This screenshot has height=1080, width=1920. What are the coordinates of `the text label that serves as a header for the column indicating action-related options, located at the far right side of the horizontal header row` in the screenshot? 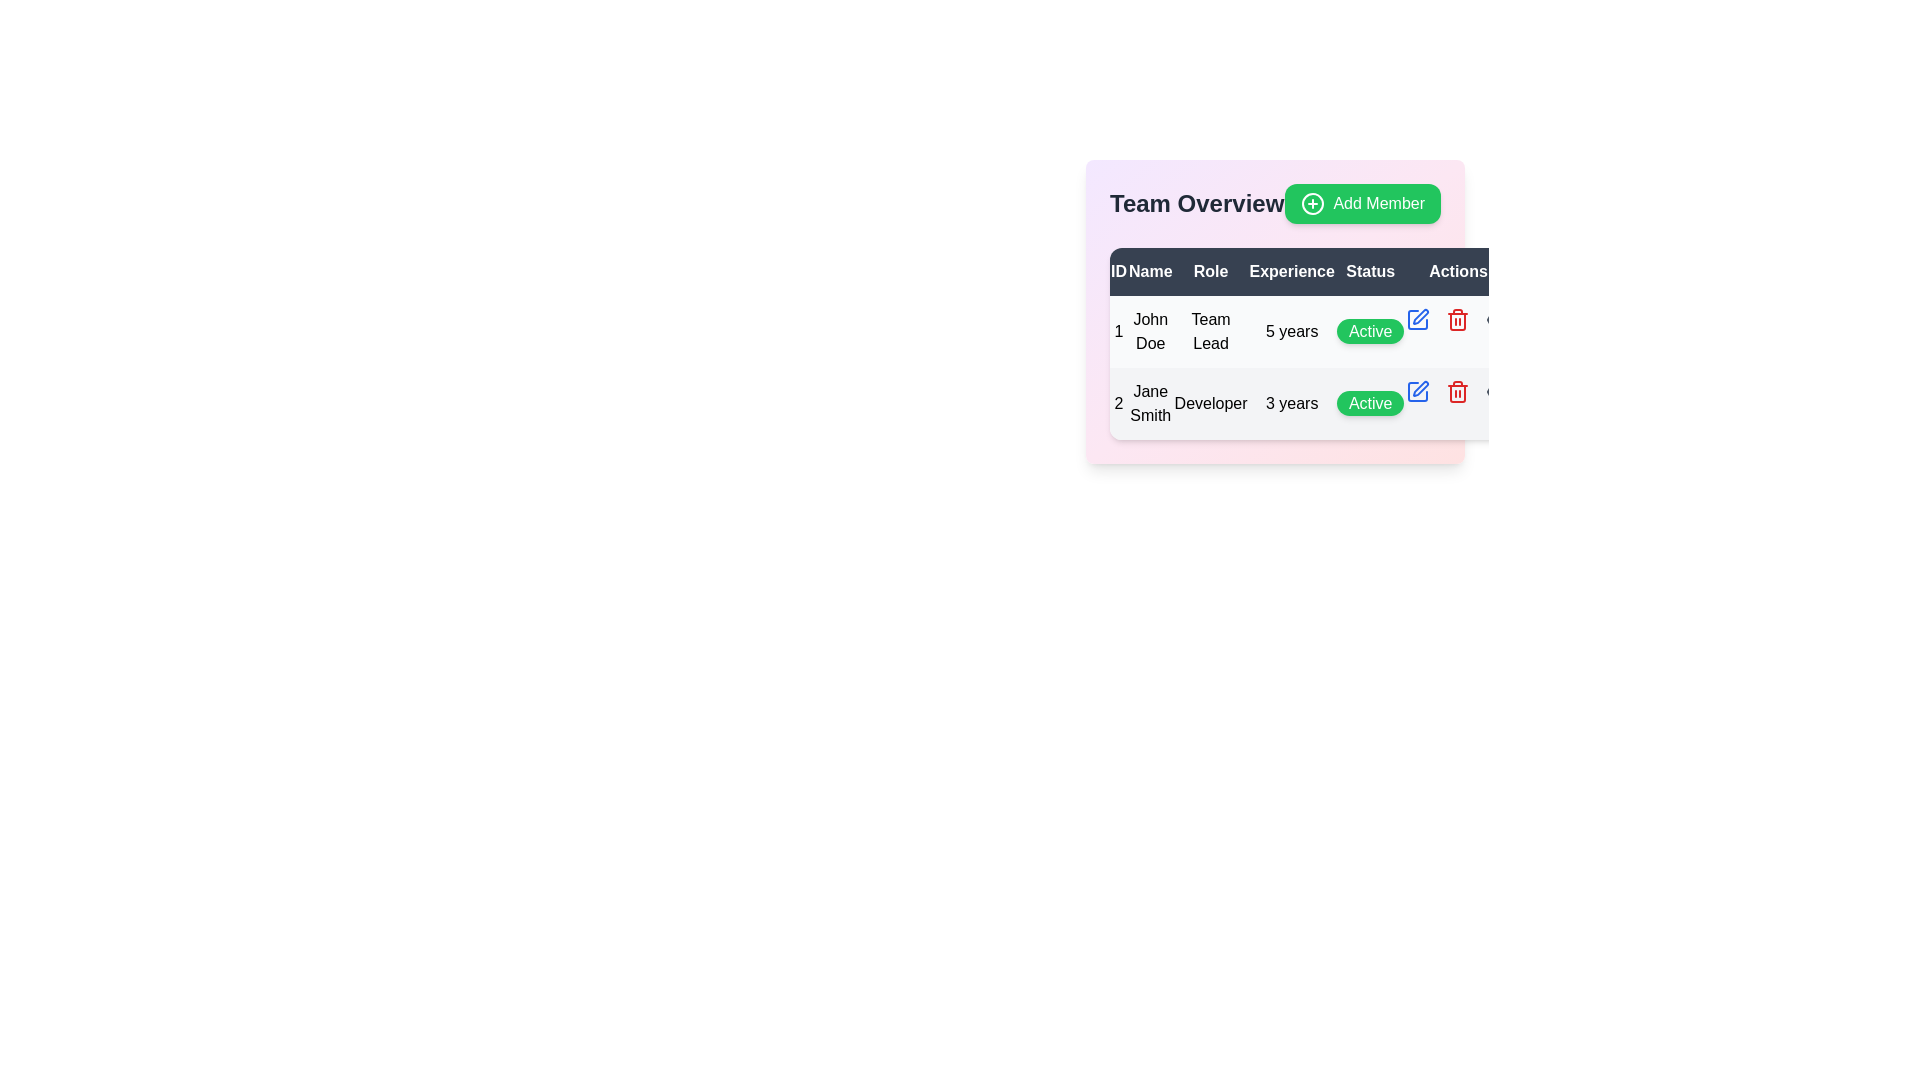 It's located at (1458, 272).